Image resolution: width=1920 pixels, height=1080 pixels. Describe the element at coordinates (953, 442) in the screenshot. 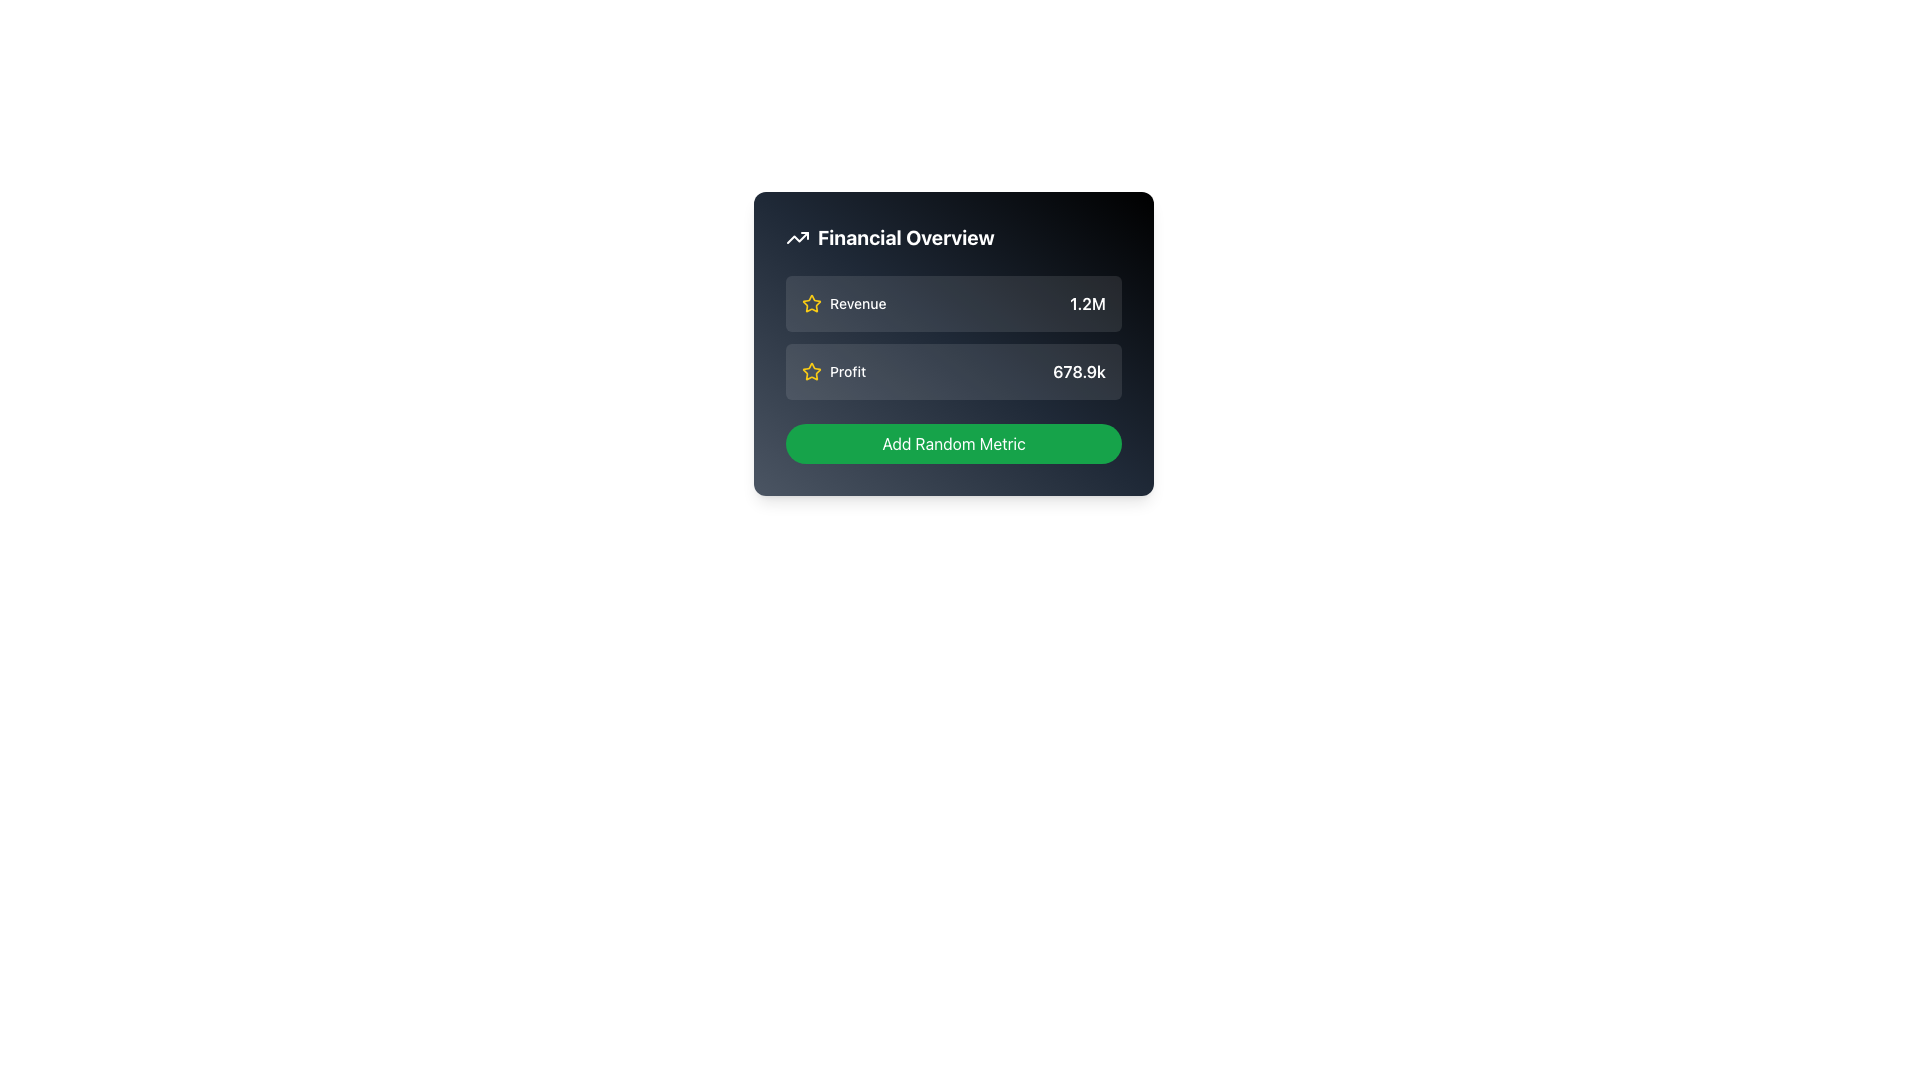

I see `the 'Add Random Metric' button using keyboard navigation` at that location.